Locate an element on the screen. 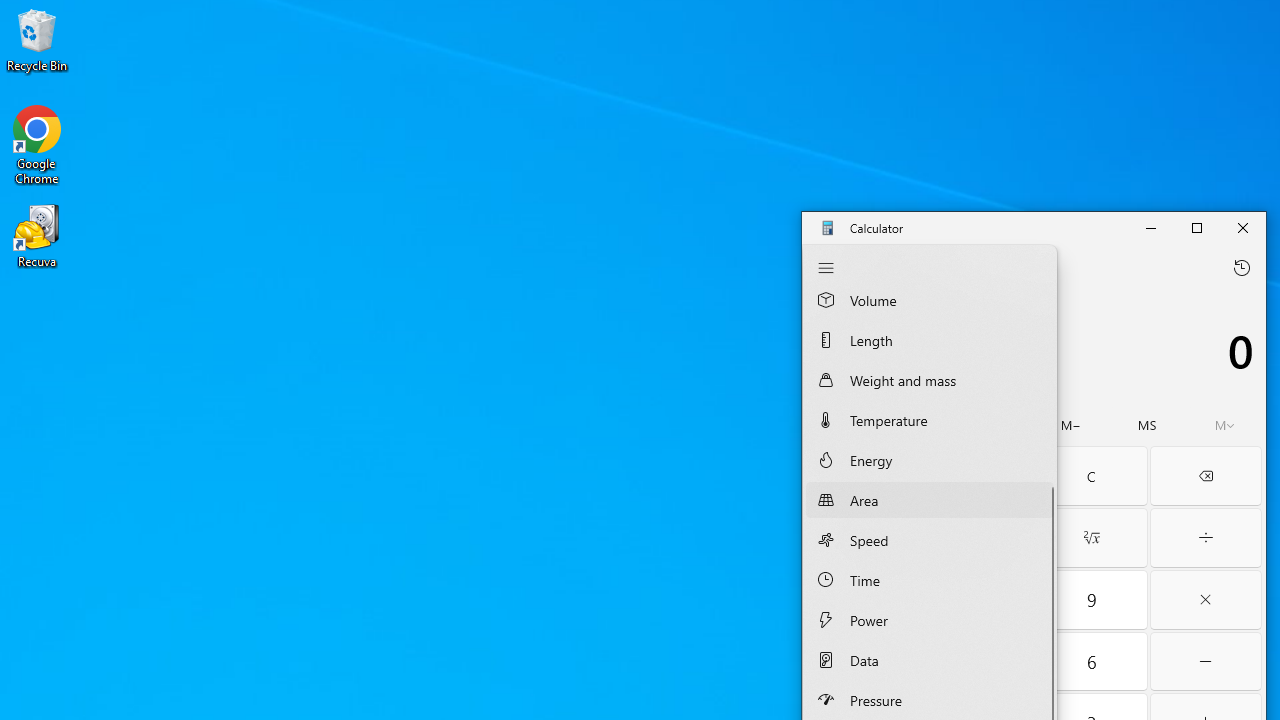 This screenshot has width=1280, height=720. 'Energy Converter' is located at coordinates (928, 460).